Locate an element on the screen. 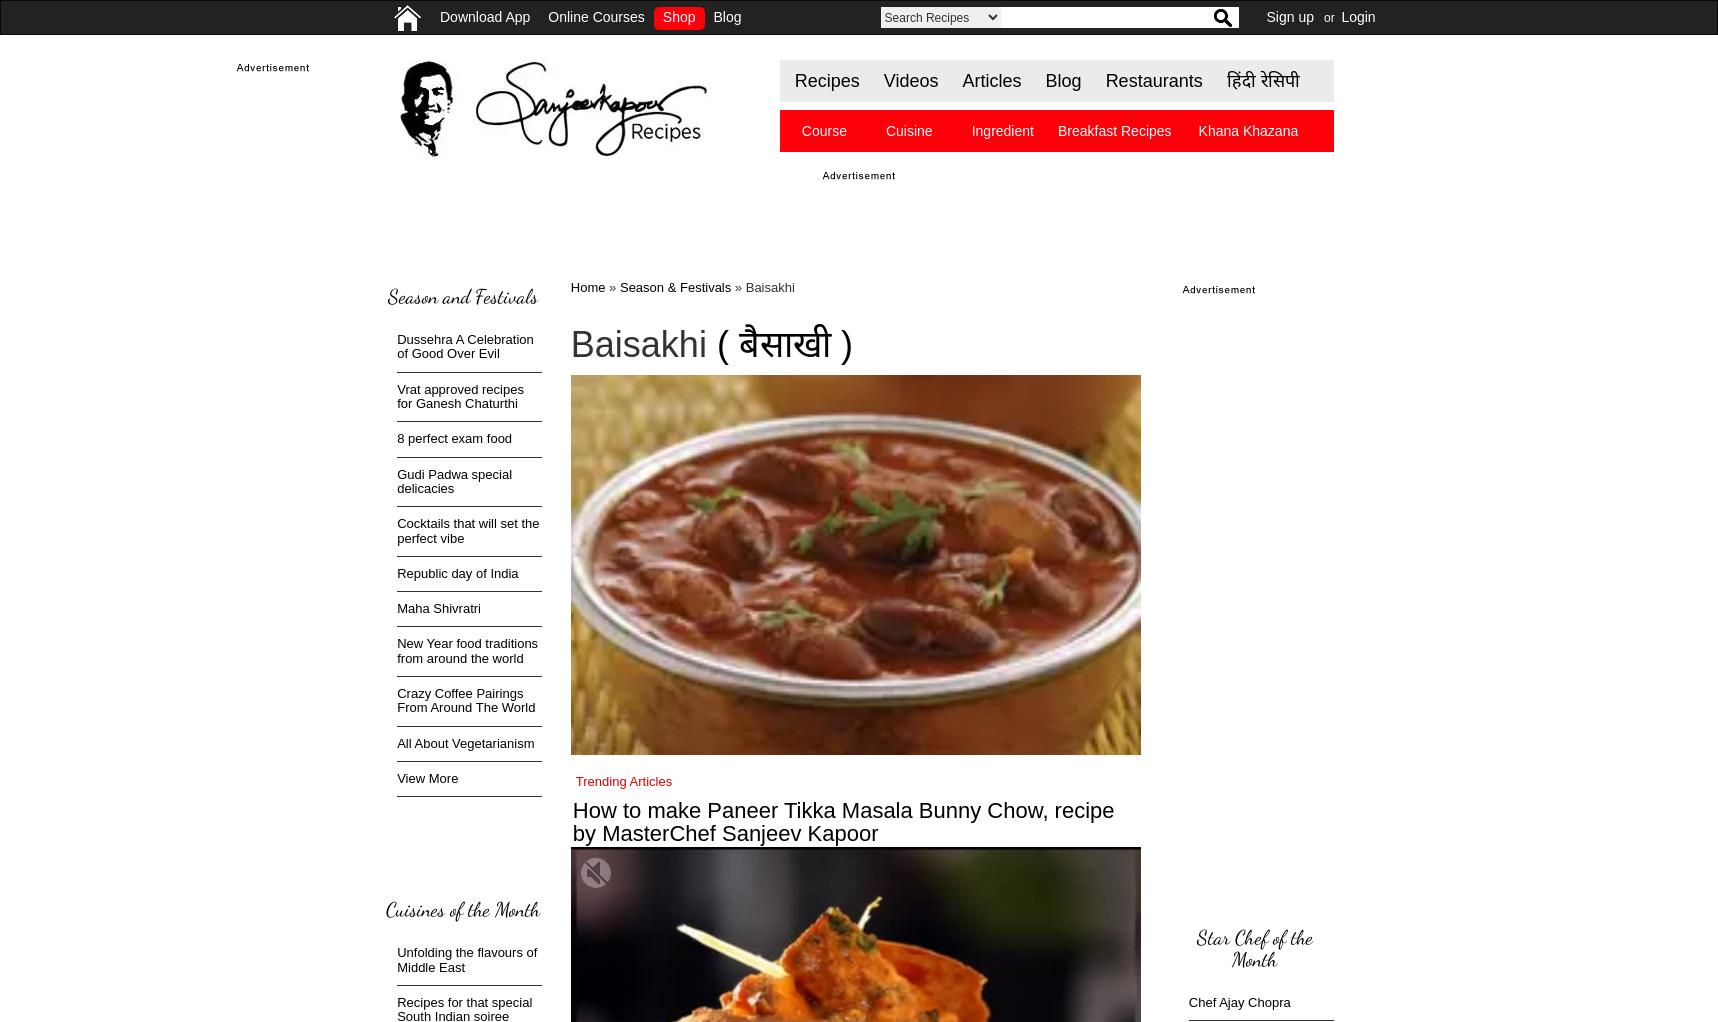 This screenshot has height=1022, width=1718. 'Cuisine' is located at coordinates (907, 131).